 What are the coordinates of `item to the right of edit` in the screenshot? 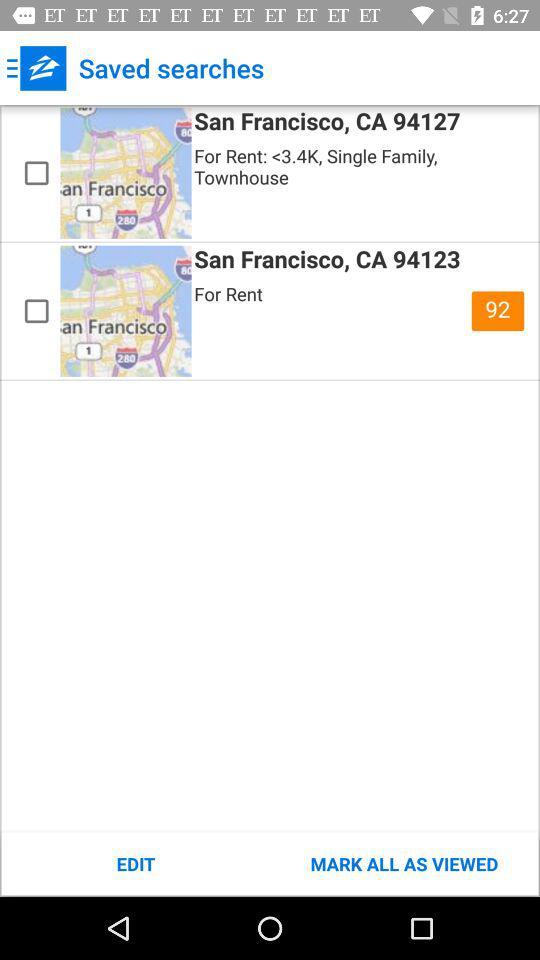 It's located at (404, 863).